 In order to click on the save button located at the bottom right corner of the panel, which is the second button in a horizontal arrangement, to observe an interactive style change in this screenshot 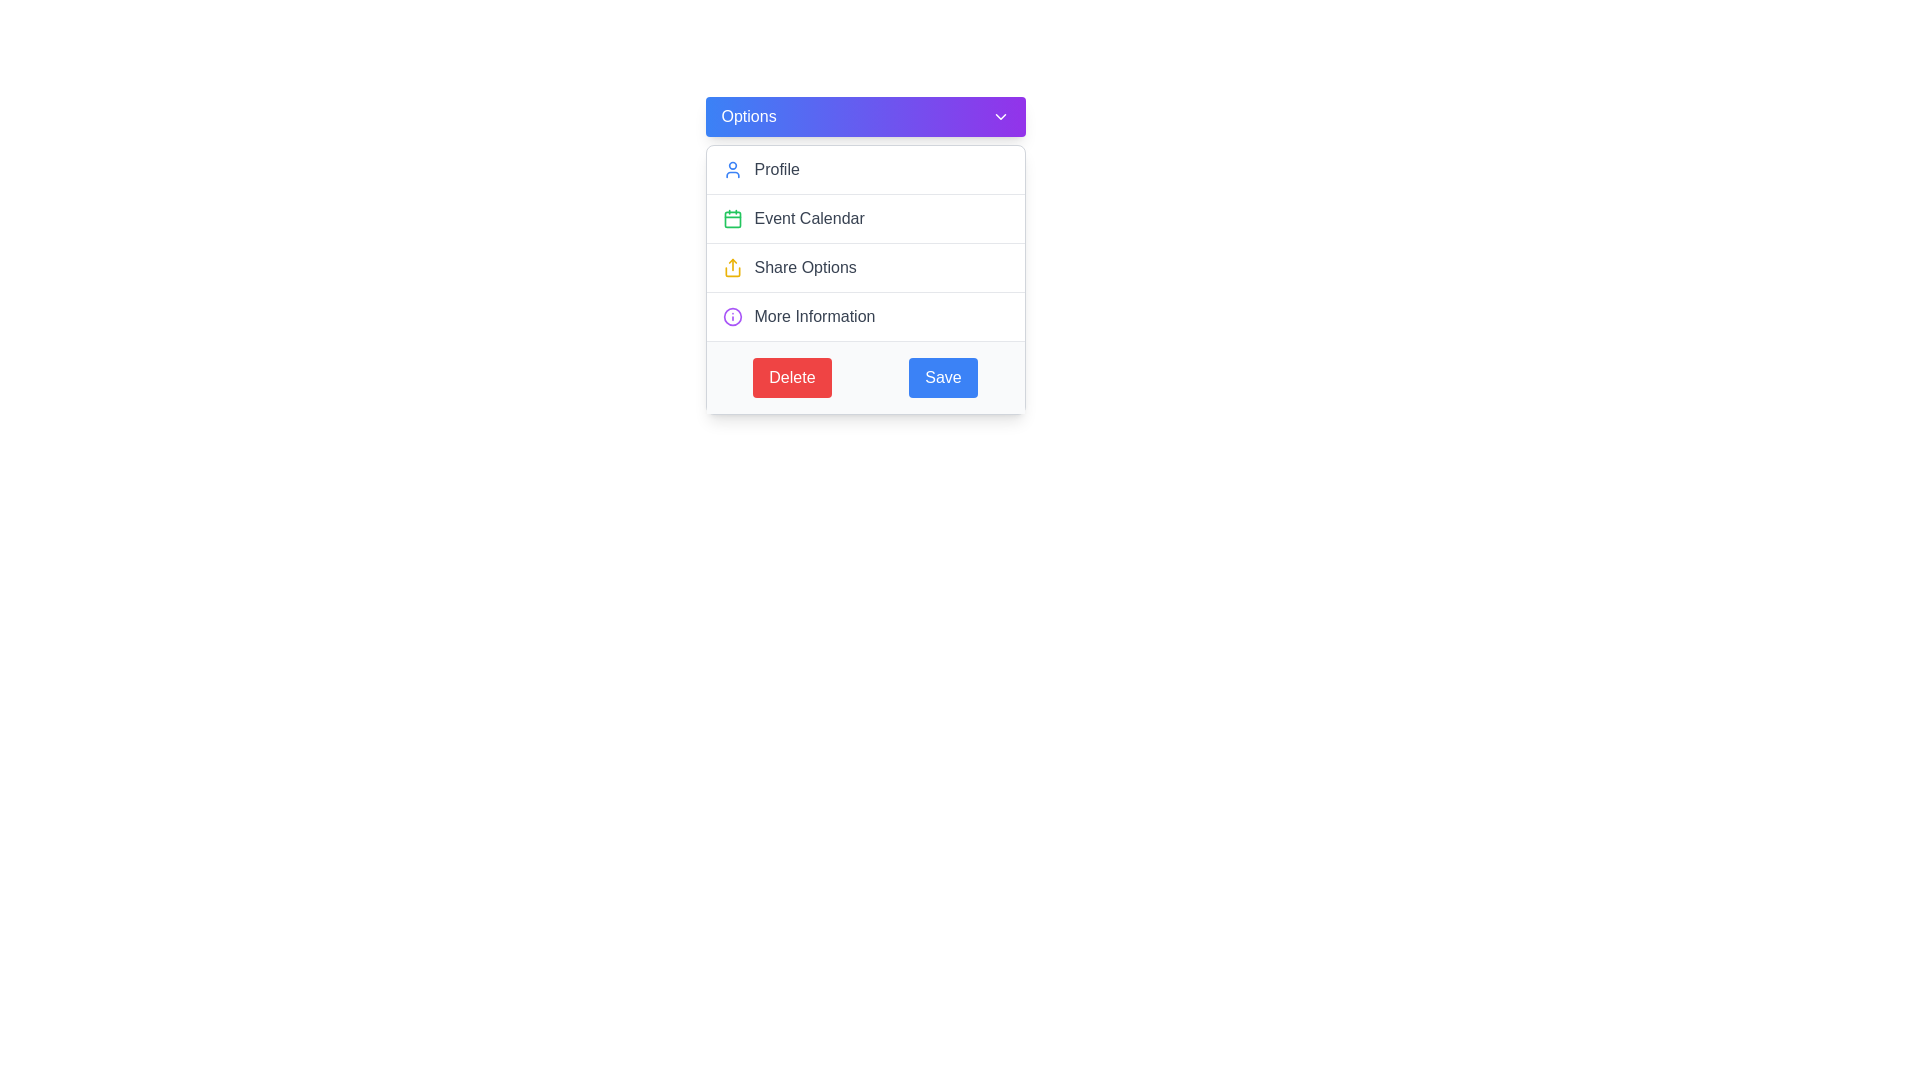, I will do `click(942, 378)`.